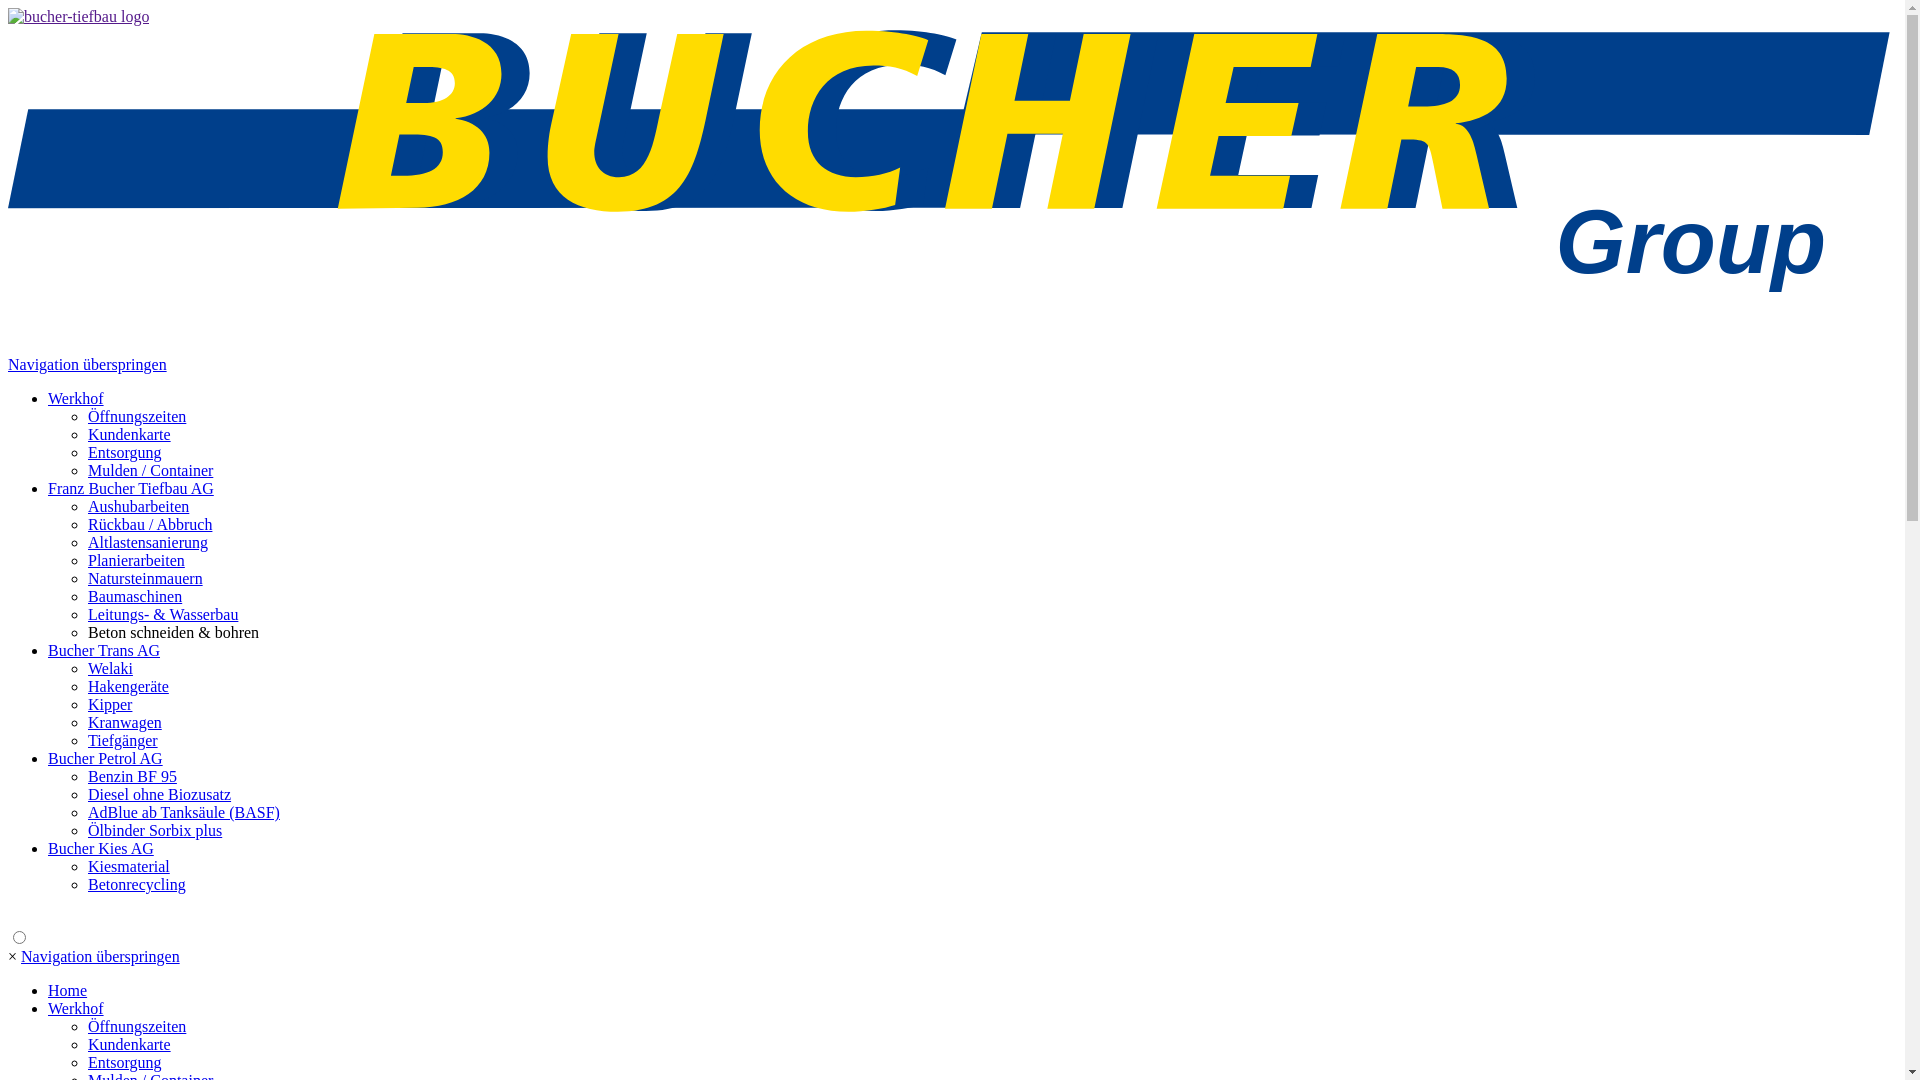  Describe the element at coordinates (144, 578) in the screenshot. I see `'Natursteinmauern'` at that location.